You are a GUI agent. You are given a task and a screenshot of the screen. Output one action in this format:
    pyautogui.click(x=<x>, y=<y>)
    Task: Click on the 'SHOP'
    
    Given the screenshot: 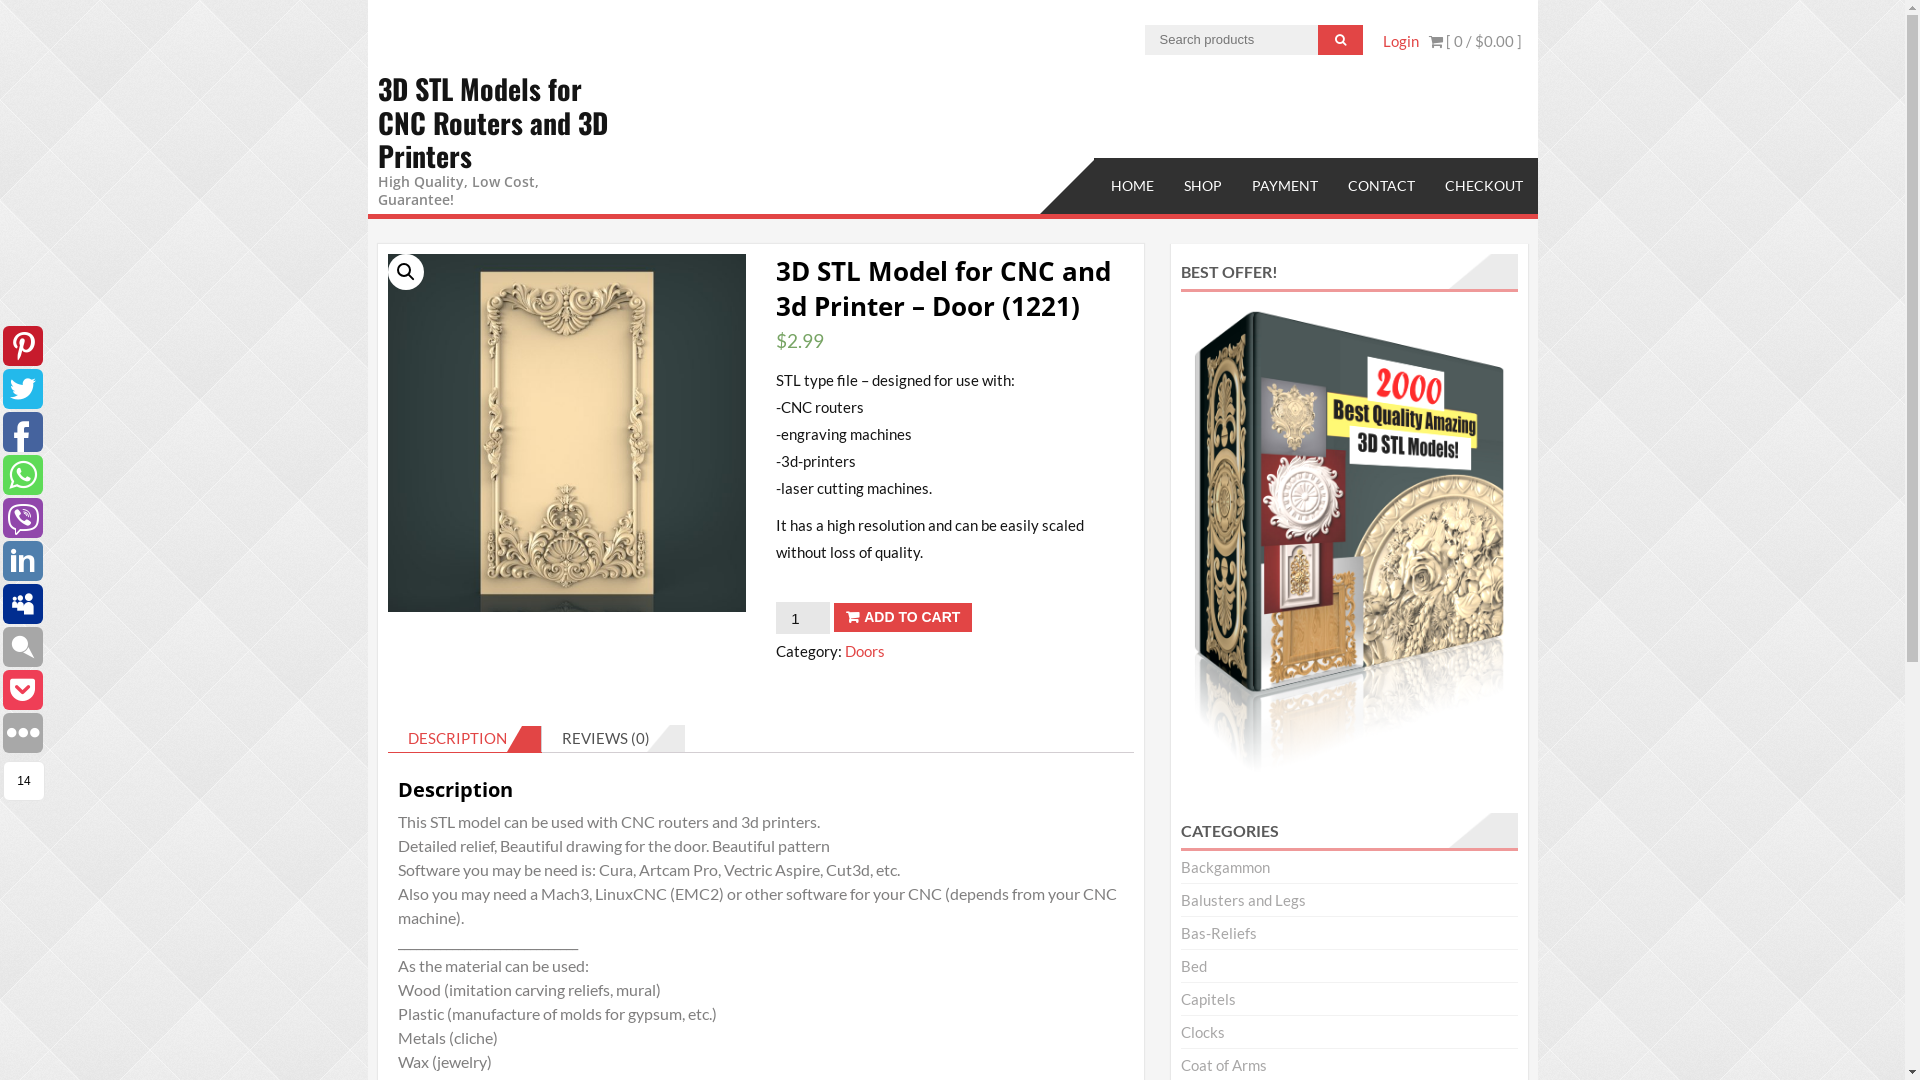 What is the action you would take?
    pyautogui.click(x=1200, y=185)
    